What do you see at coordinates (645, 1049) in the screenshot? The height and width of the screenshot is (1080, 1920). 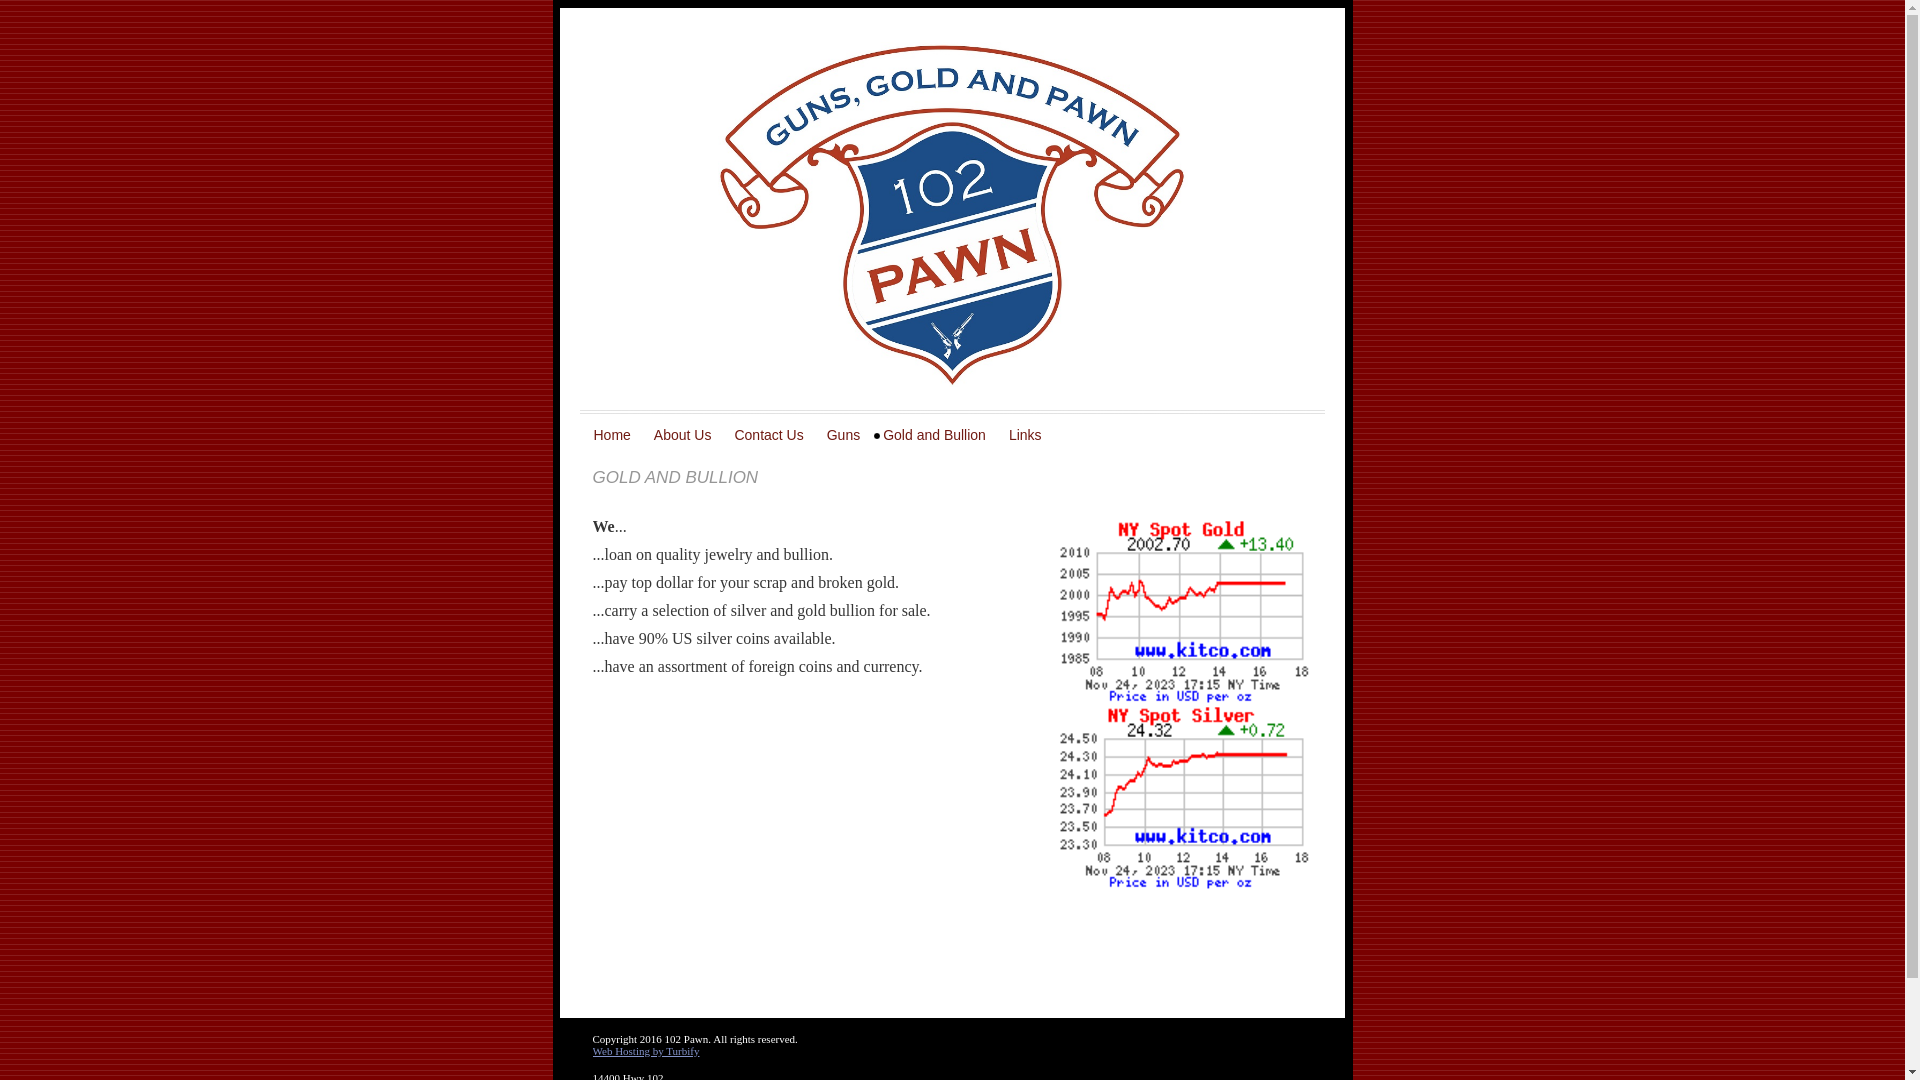 I see `'Web Hosting by Turbify'` at bounding box center [645, 1049].